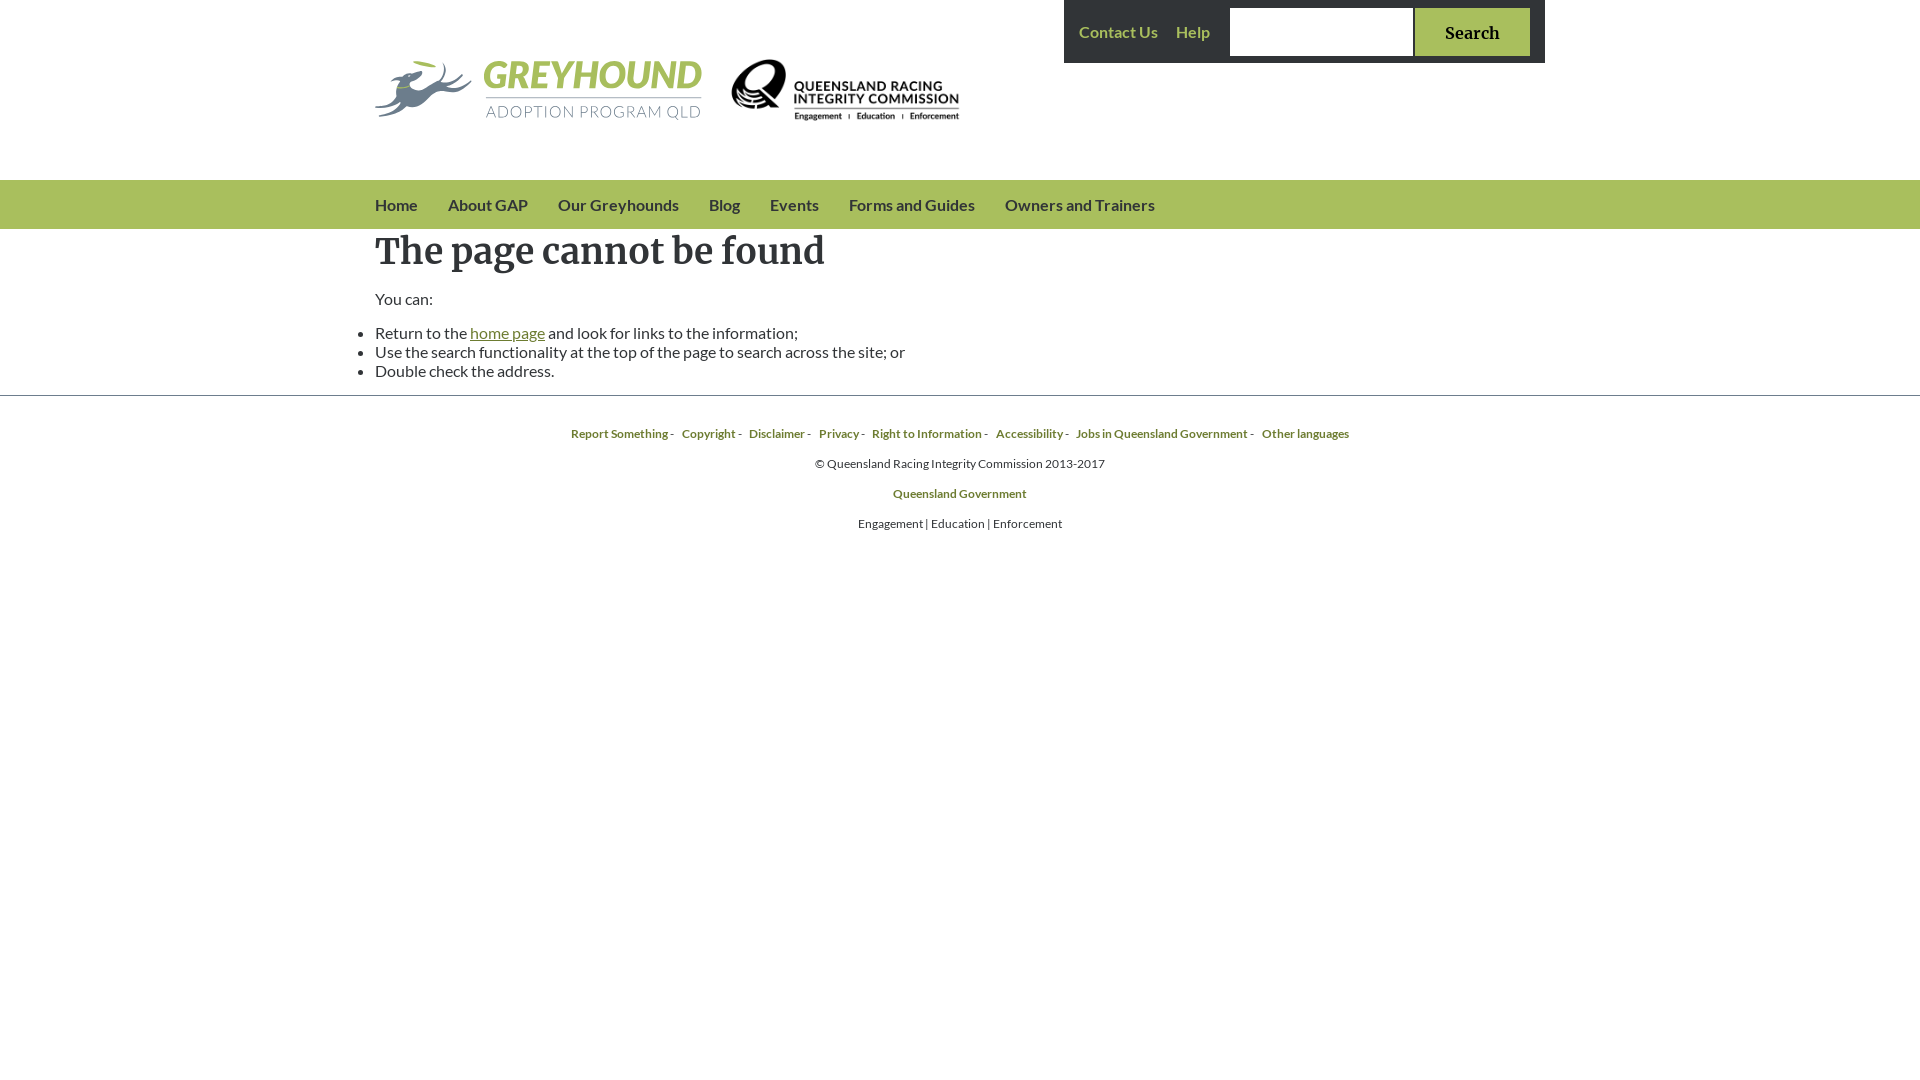 The image size is (1920, 1080). Describe the element at coordinates (1176, 31) in the screenshot. I see `'Help'` at that location.